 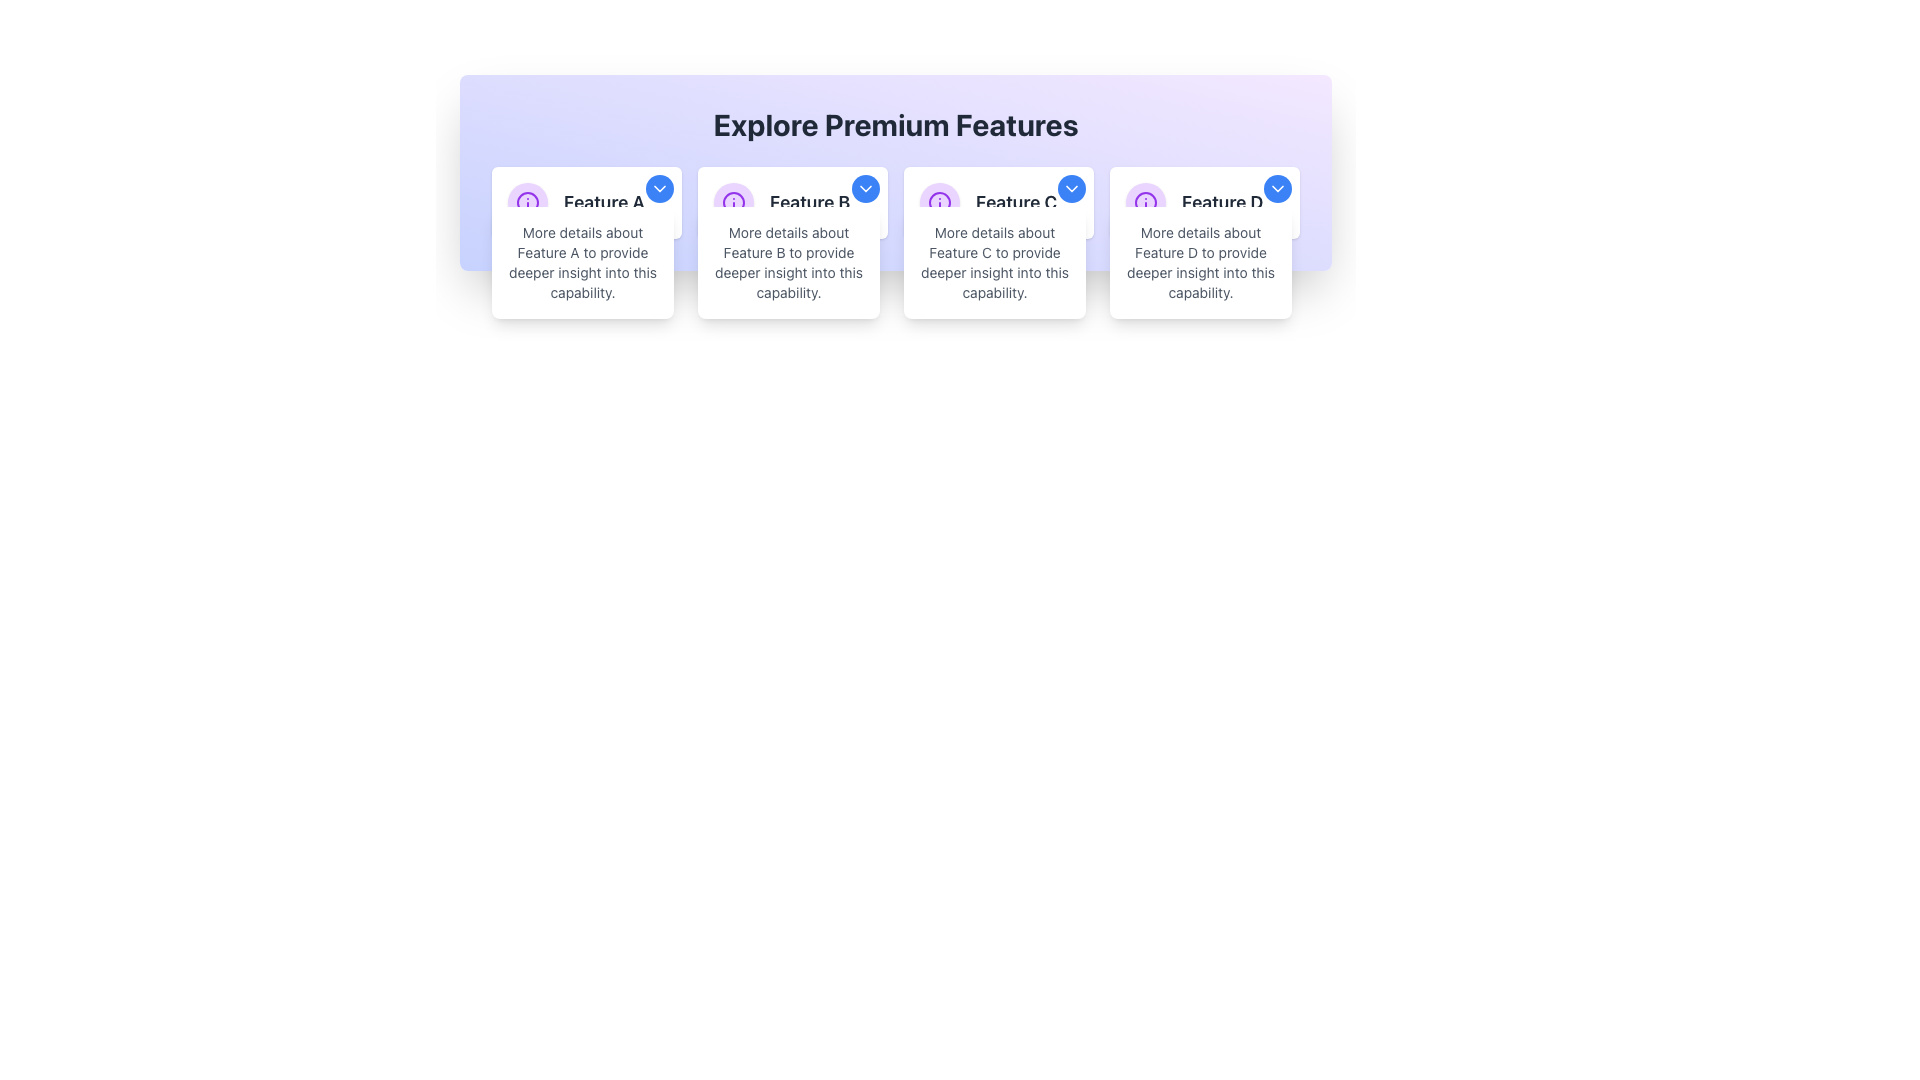 What do you see at coordinates (939, 203) in the screenshot?
I see `the small circular icon with a purple background and an 'i' symbol, located to the left of the 'Feature C' label in the 'Explore Premium Features' section` at bounding box center [939, 203].